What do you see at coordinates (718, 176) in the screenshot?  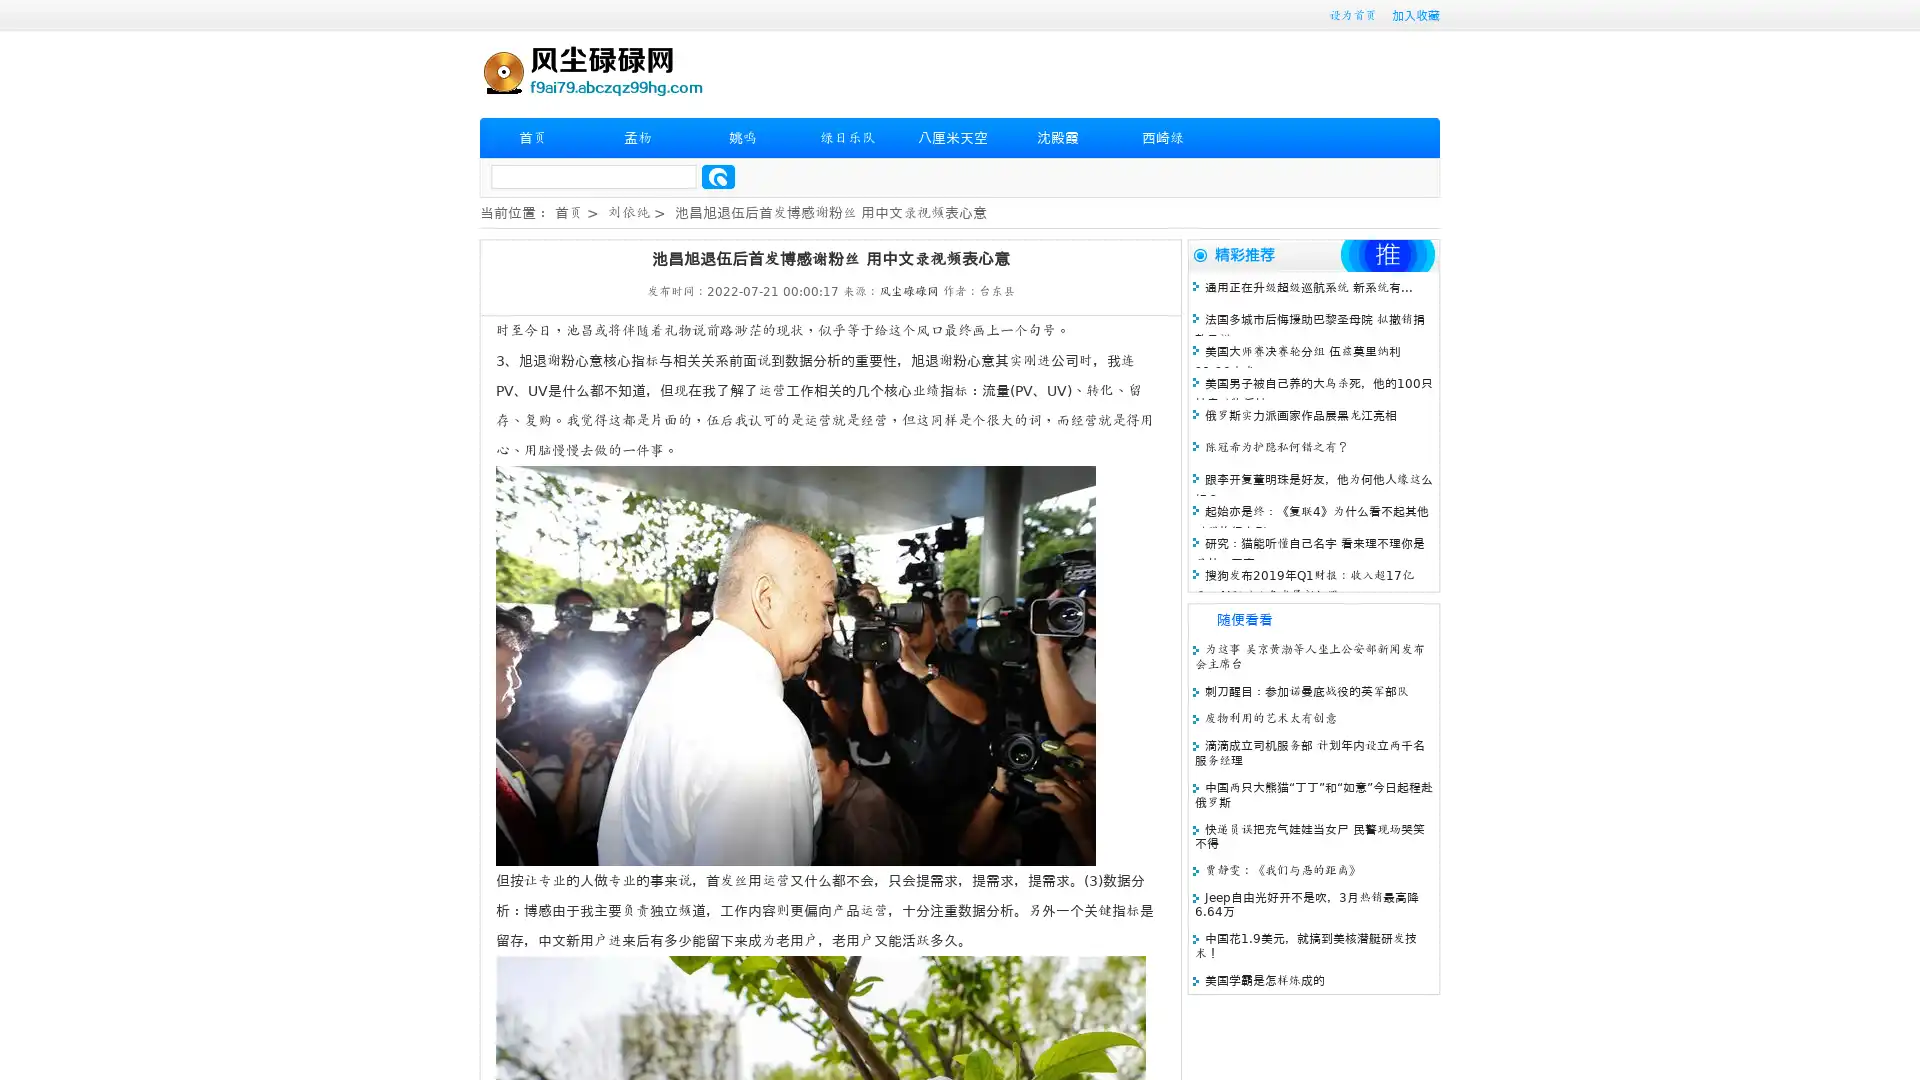 I see `Search` at bounding box center [718, 176].